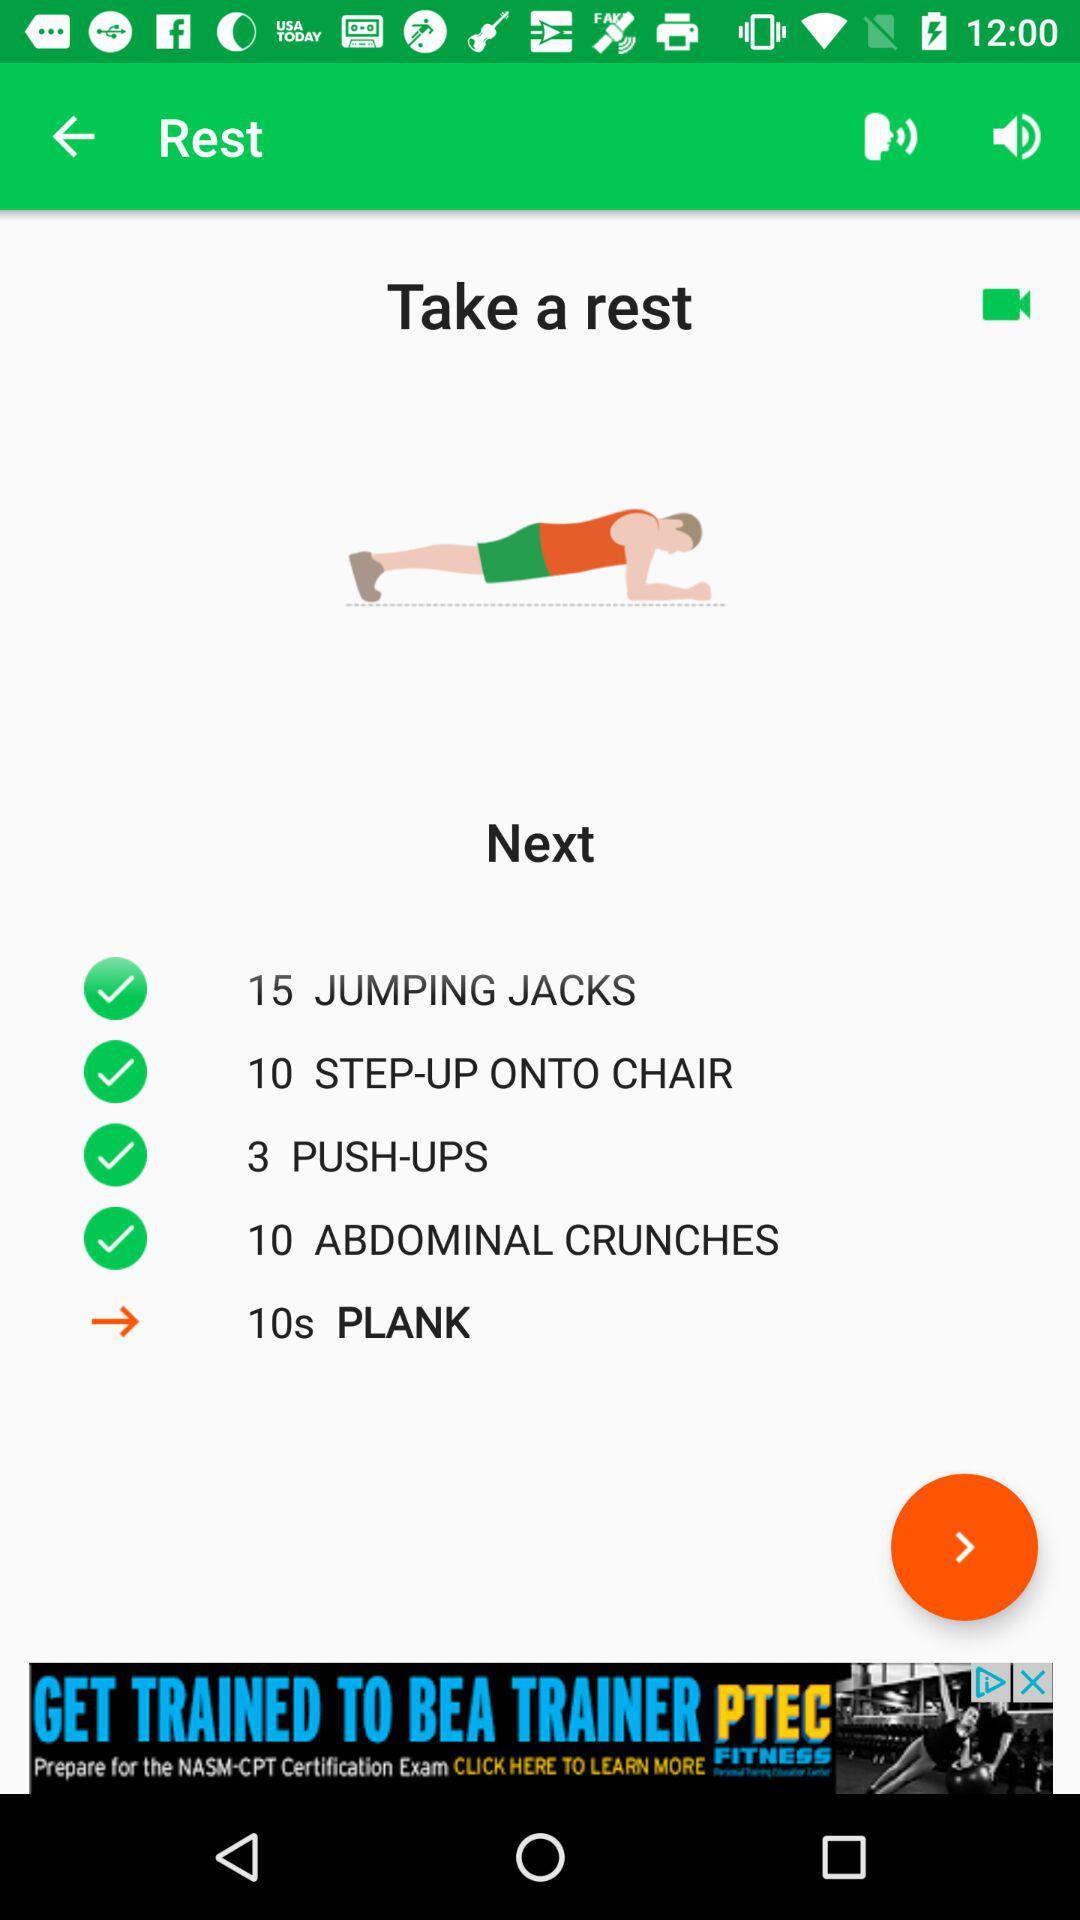 This screenshot has height=1920, width=1080. I want to click on camera tool, so click(1006, 303).